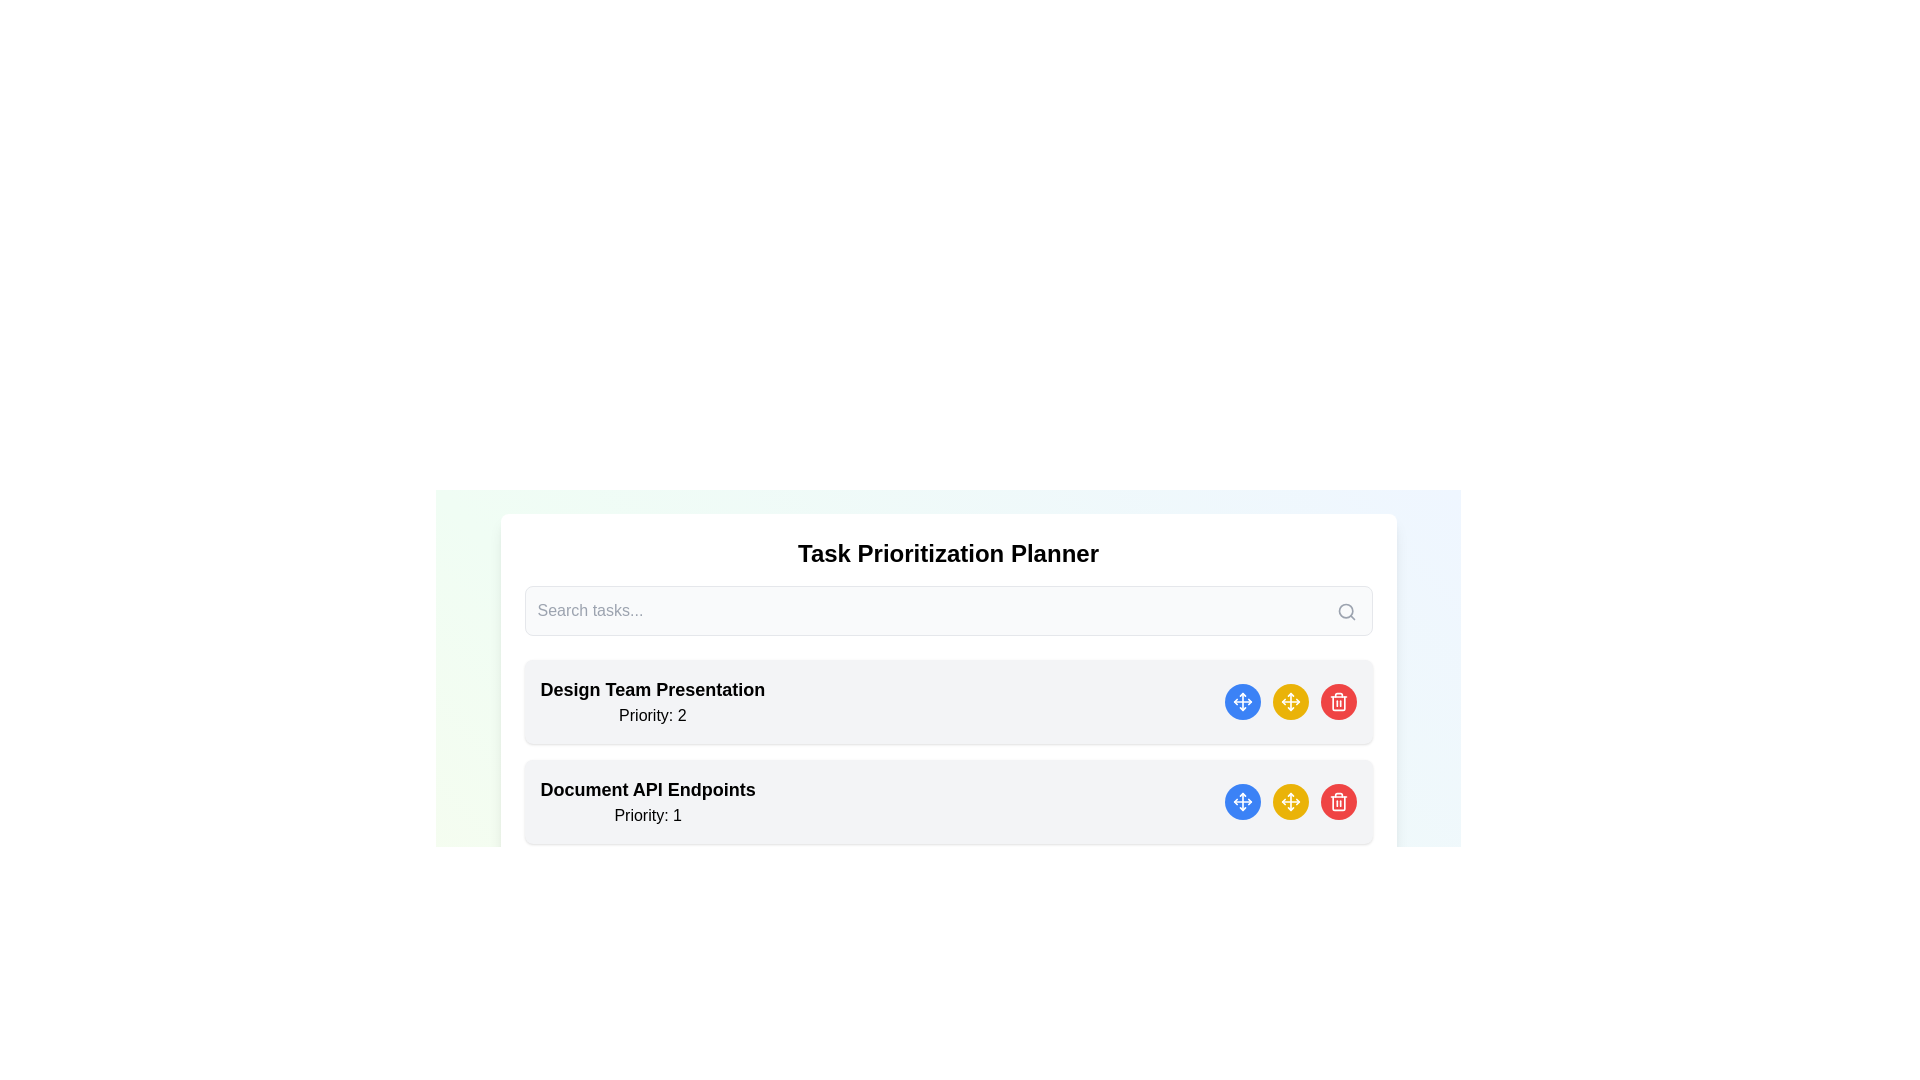  Describe the element at coordinates (1290, 701) in the screenshot. I see `the button with a four-directional arrow symbol, located between a blue circular button and a red circular button` at that location.